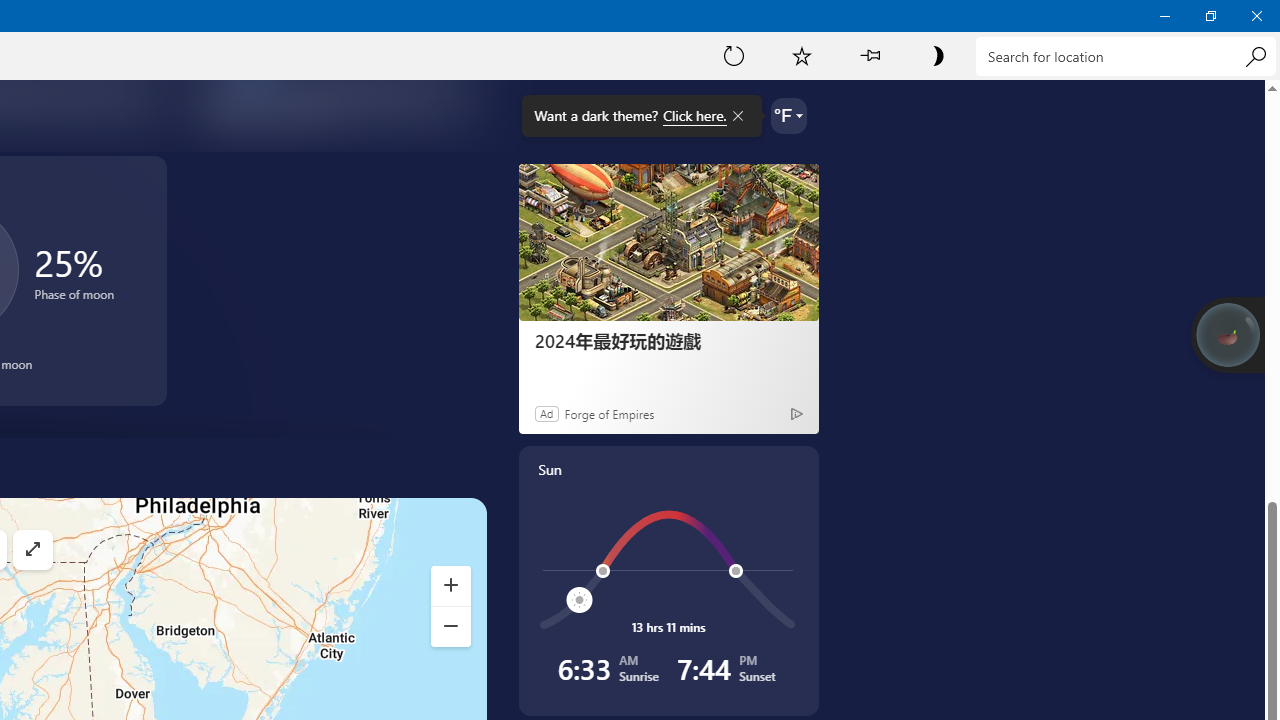 The height and width of the screenshot is (720, 1280). Describe the element at coordinates (733, 54) in the screenshot. I see `'Refresh'` at that location.